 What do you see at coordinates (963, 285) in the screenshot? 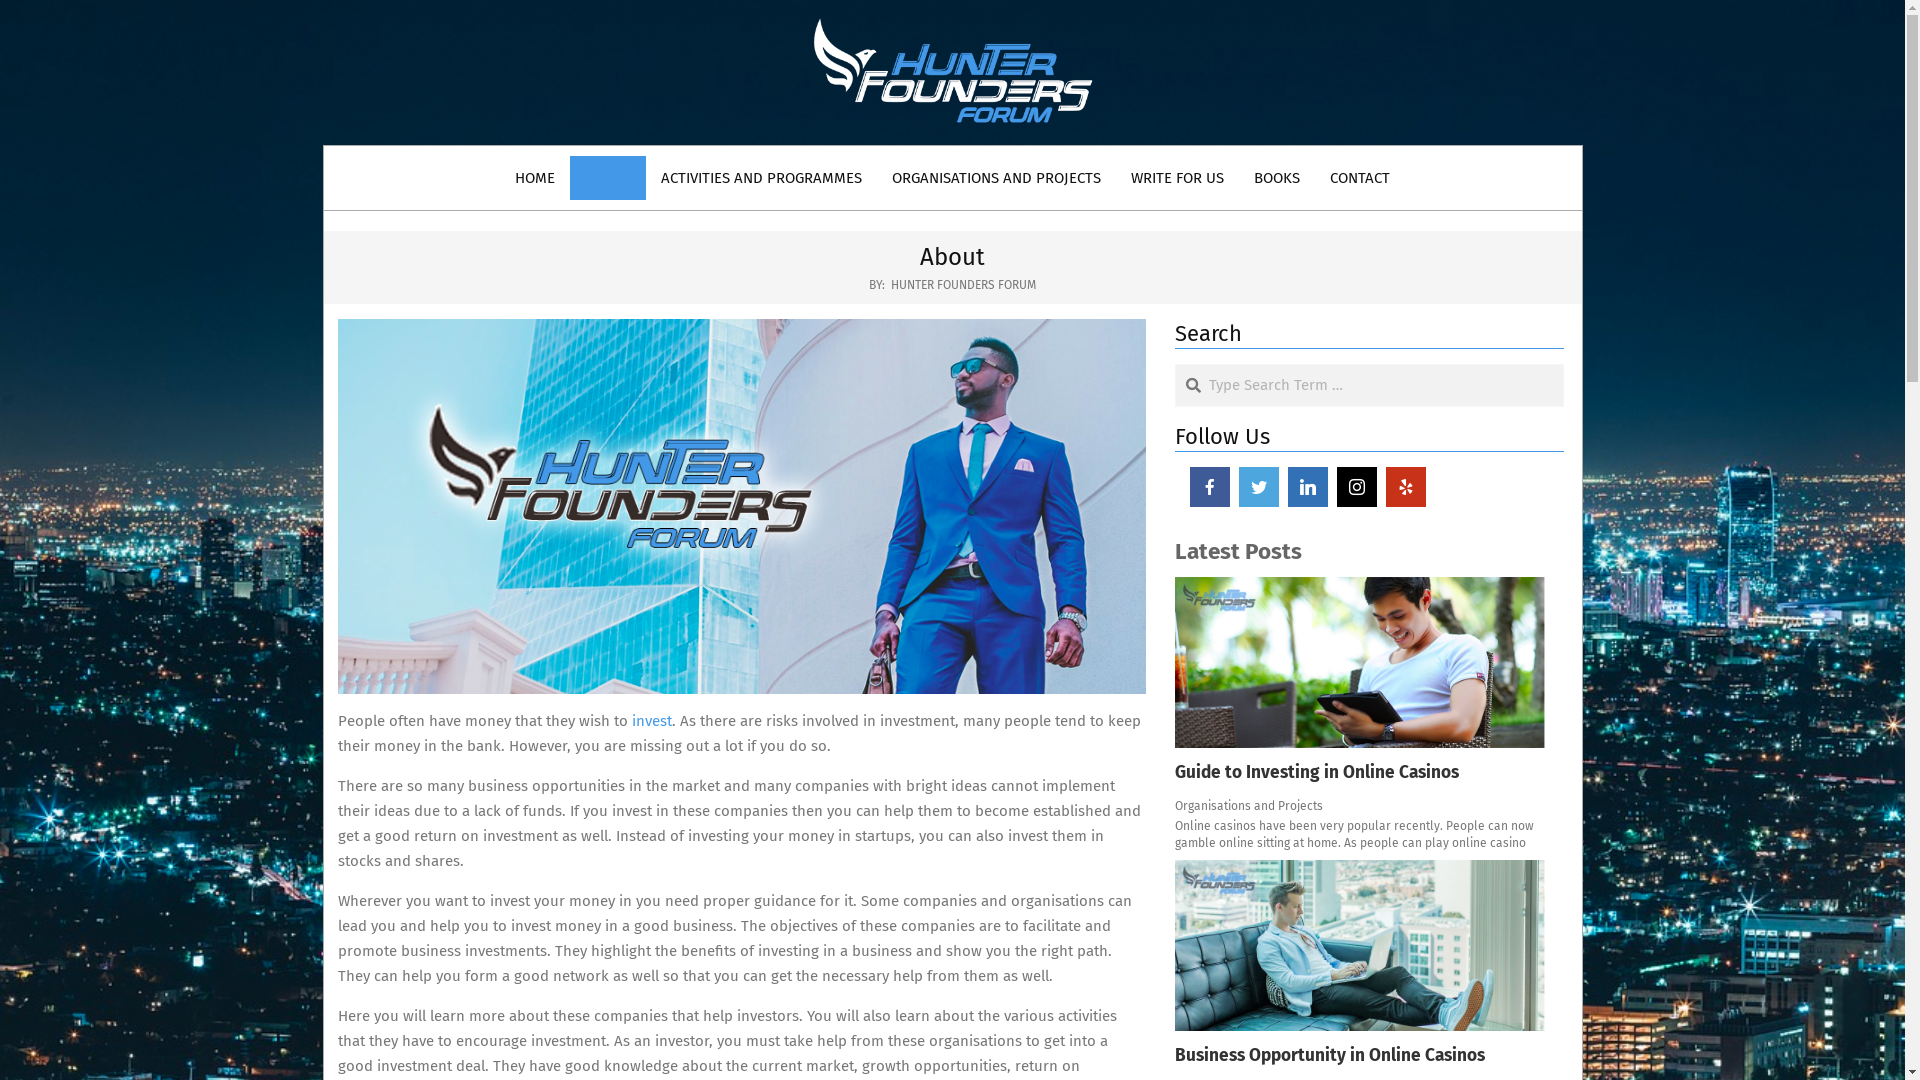
I see `'HUNTER FOUNDERS FORUM'` at bounding box center [963, 285].